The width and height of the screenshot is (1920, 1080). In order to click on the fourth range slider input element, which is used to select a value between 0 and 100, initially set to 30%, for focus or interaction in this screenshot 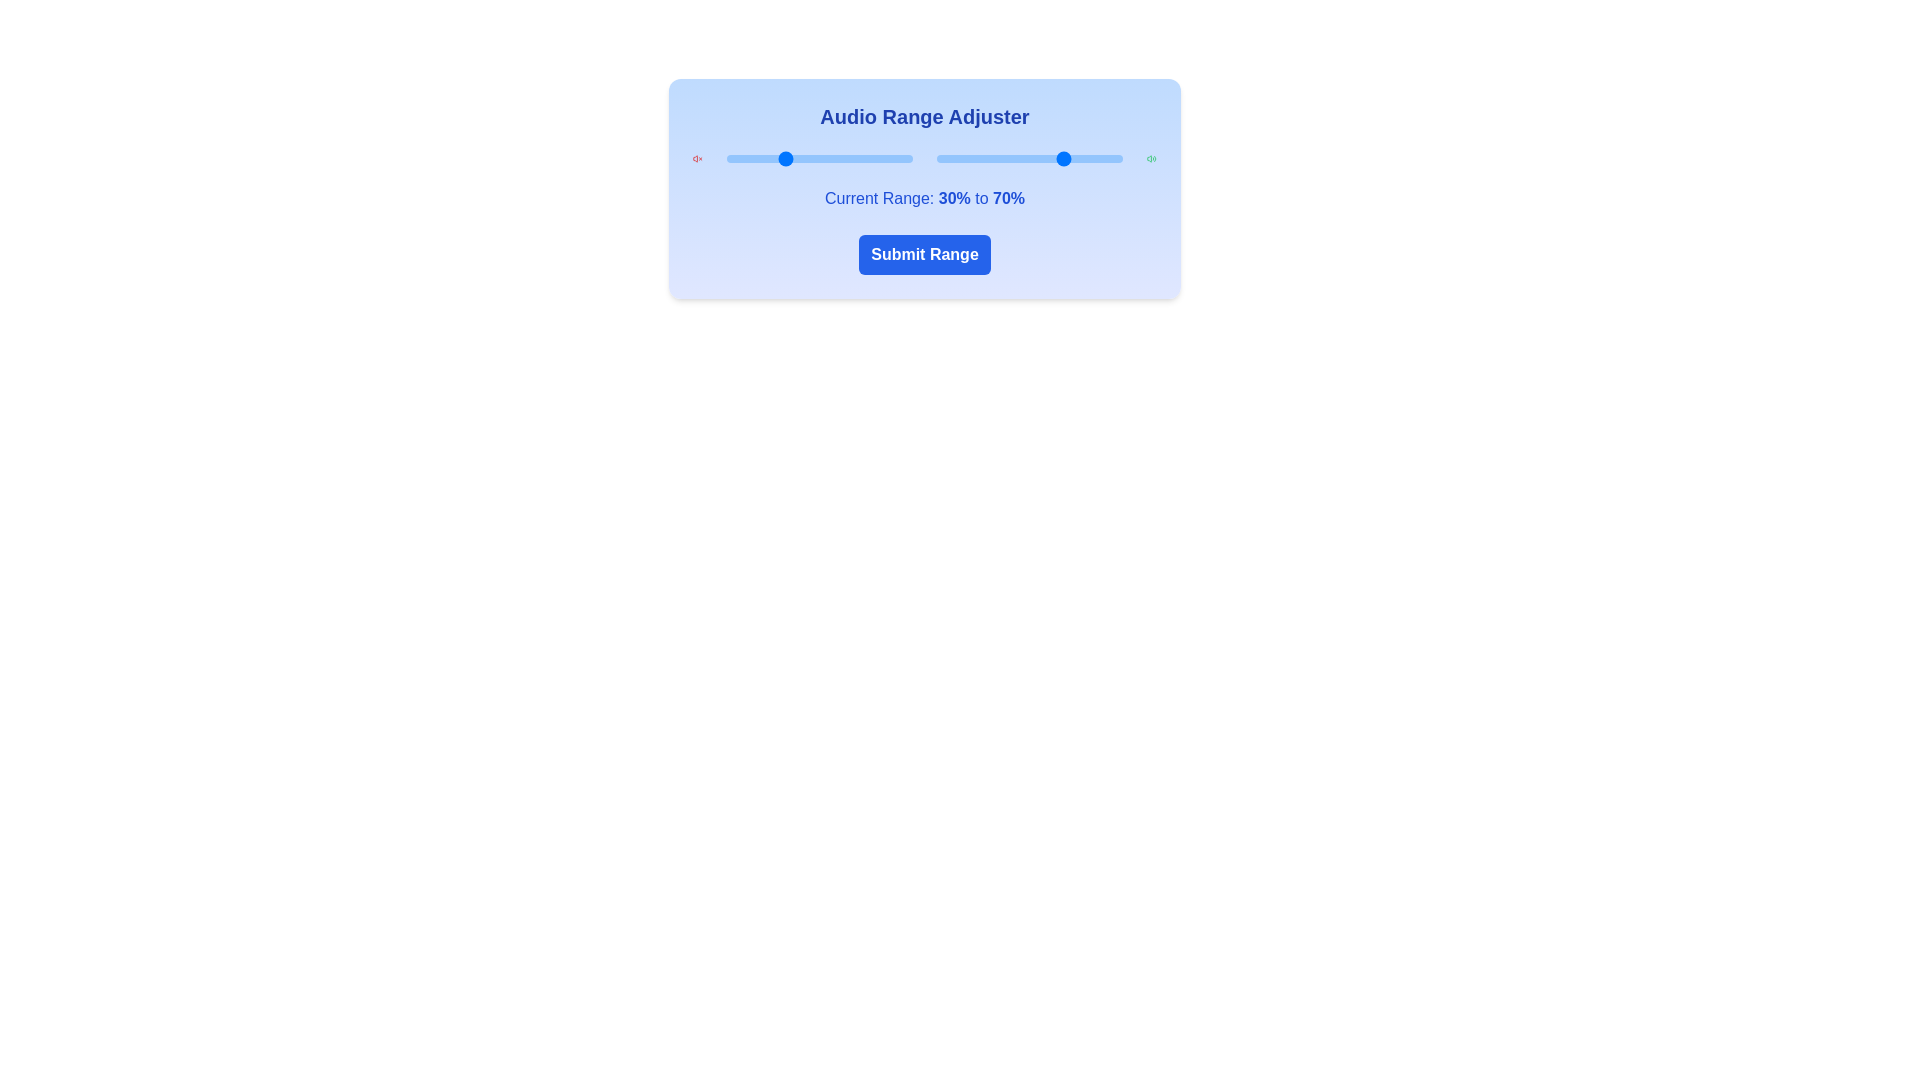, I will do `click(819, 157)`.